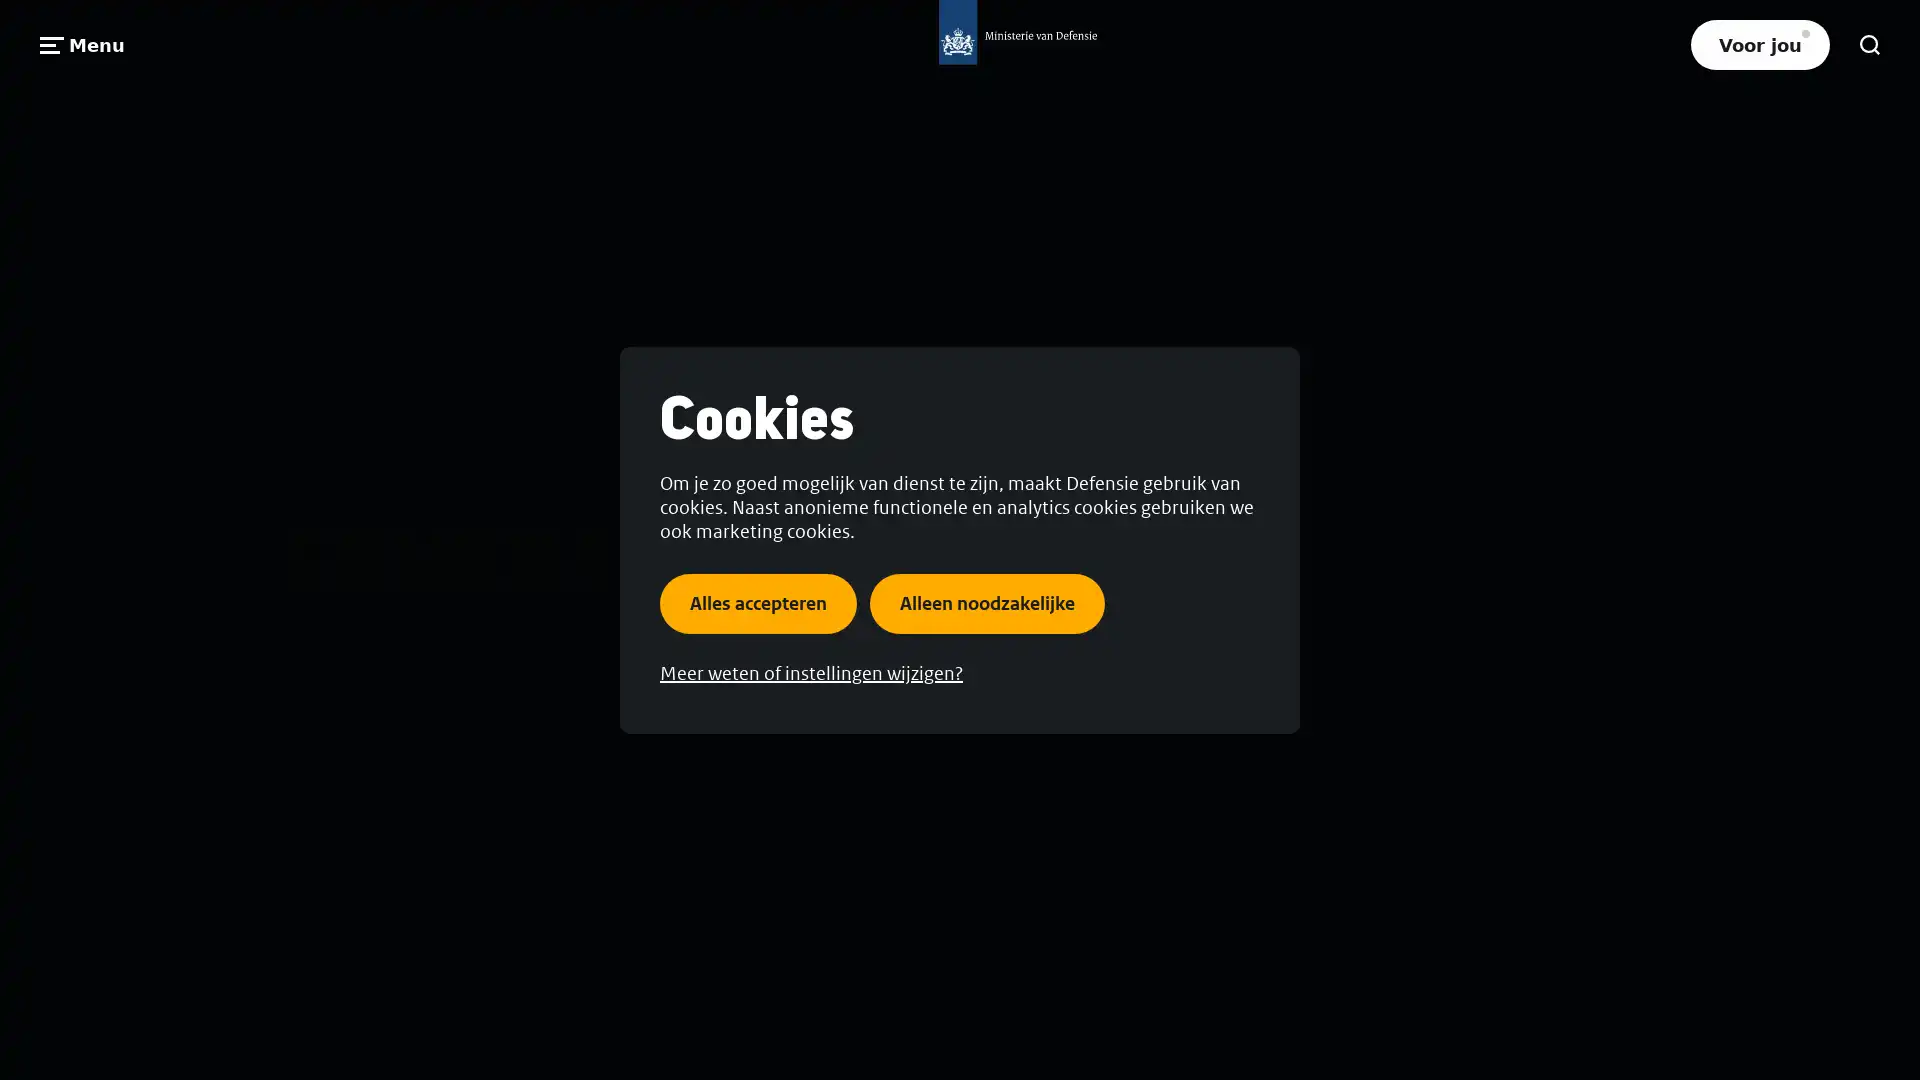 This screenshot has height=1080, width=1920. Describe the element at coordinates (987, 601) in the screenshot. I see `Alleen noodzakelijke` at that location.